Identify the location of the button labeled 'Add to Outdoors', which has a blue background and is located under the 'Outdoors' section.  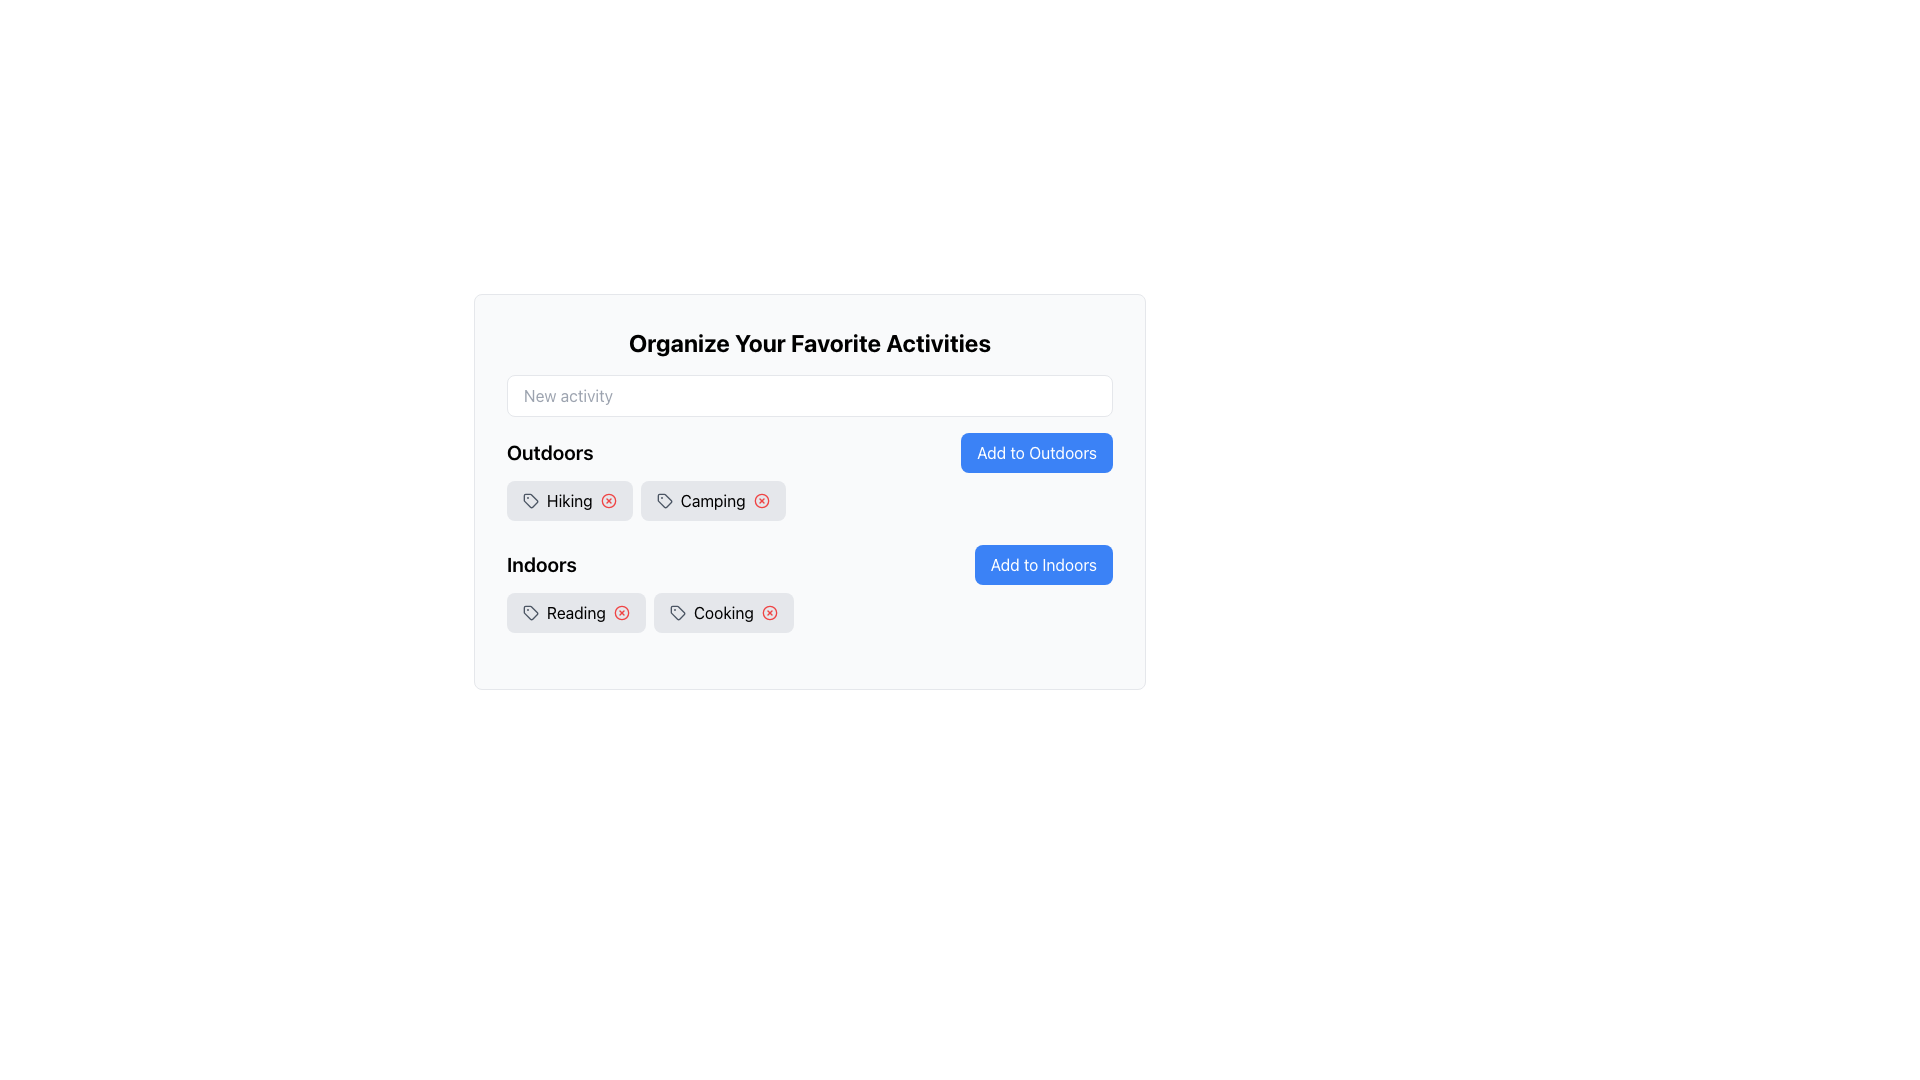
(1036, 452).